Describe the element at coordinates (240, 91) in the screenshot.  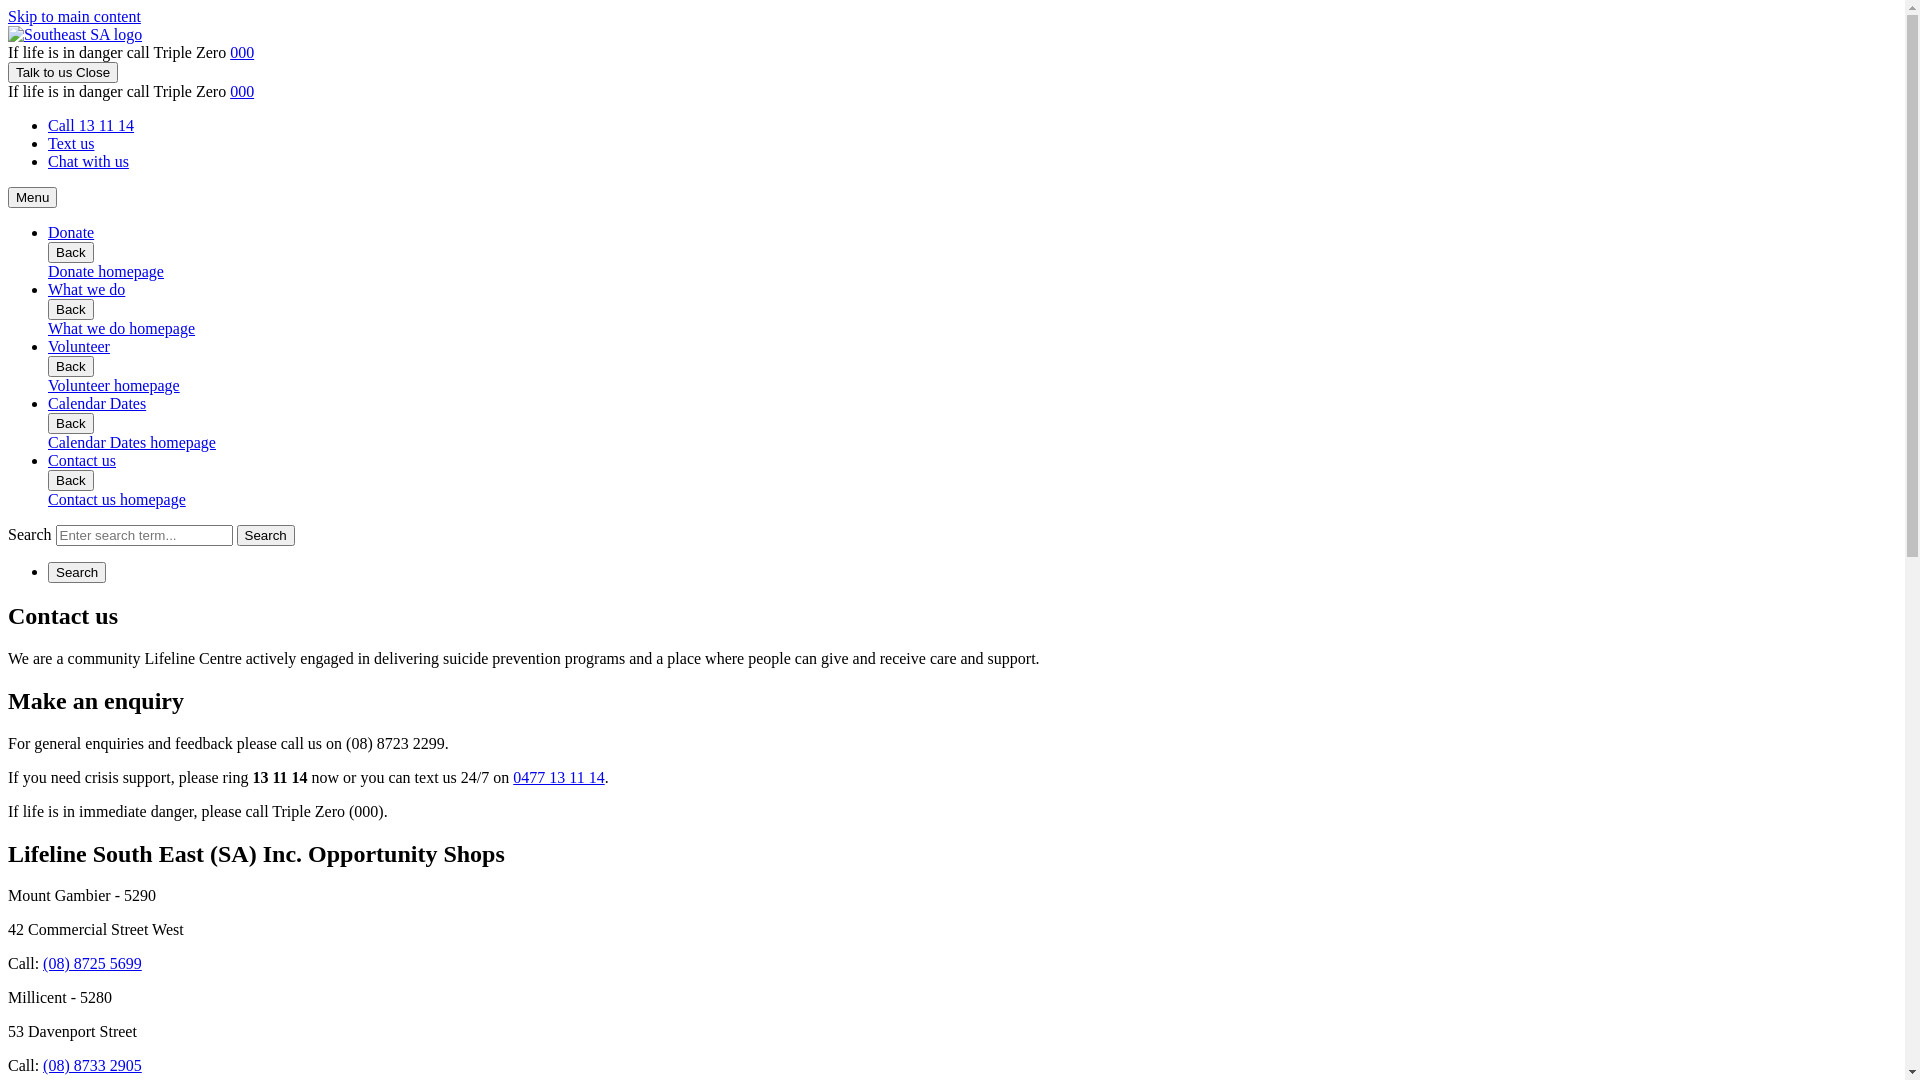
I see `'000'` at that location.